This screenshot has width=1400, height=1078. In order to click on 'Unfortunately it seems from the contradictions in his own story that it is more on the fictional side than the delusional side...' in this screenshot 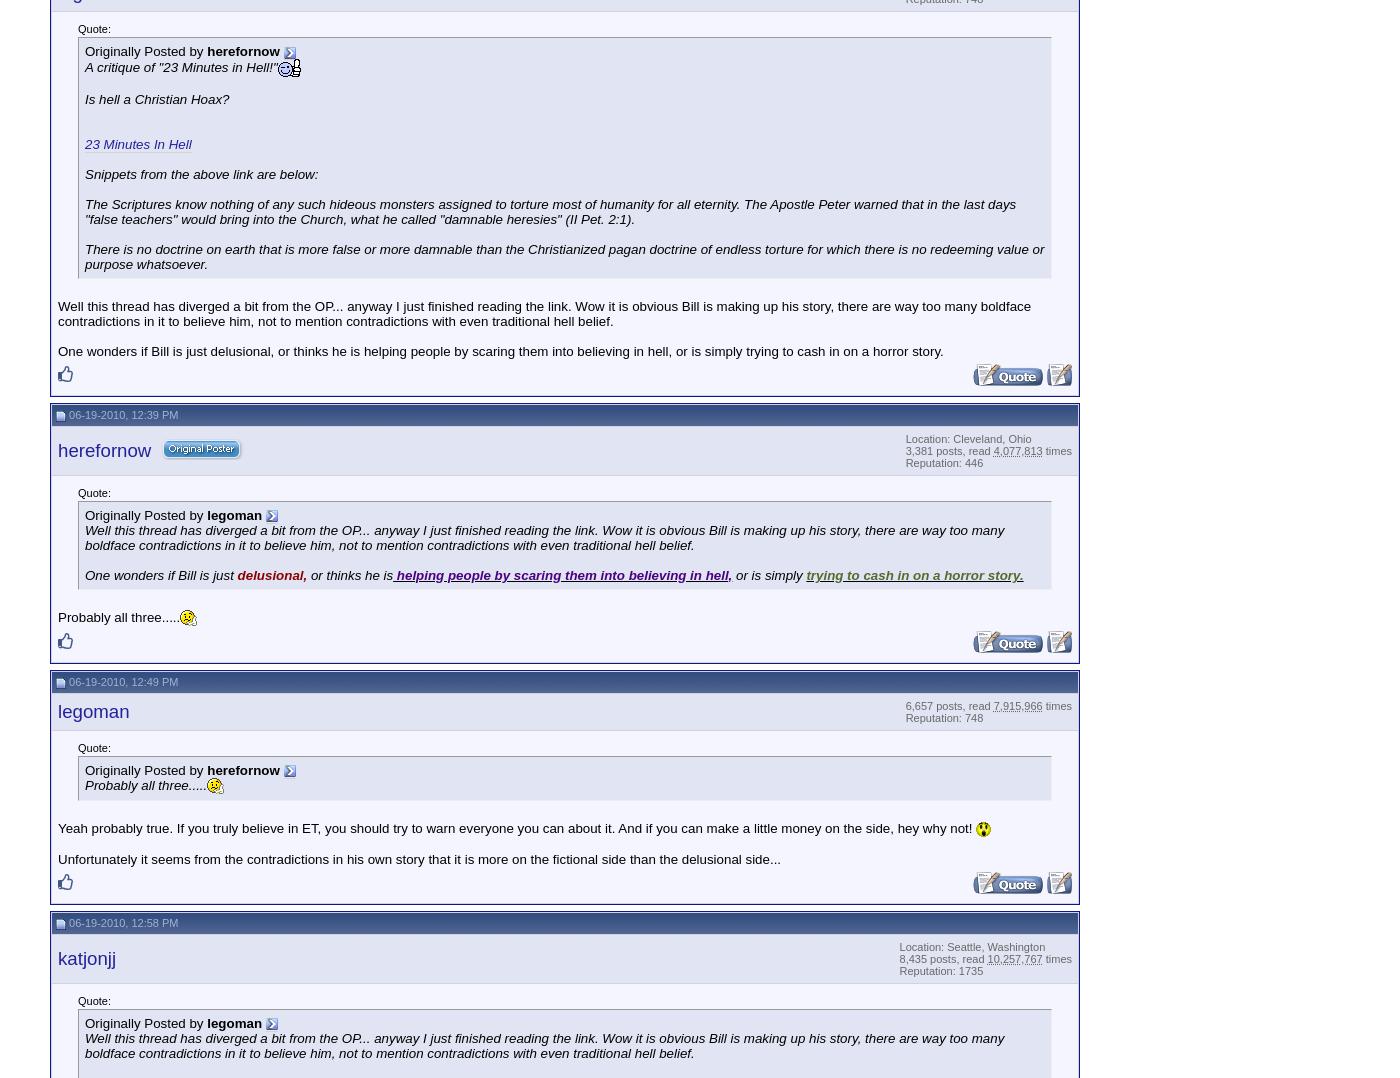, I will do `click(419, 858)`.